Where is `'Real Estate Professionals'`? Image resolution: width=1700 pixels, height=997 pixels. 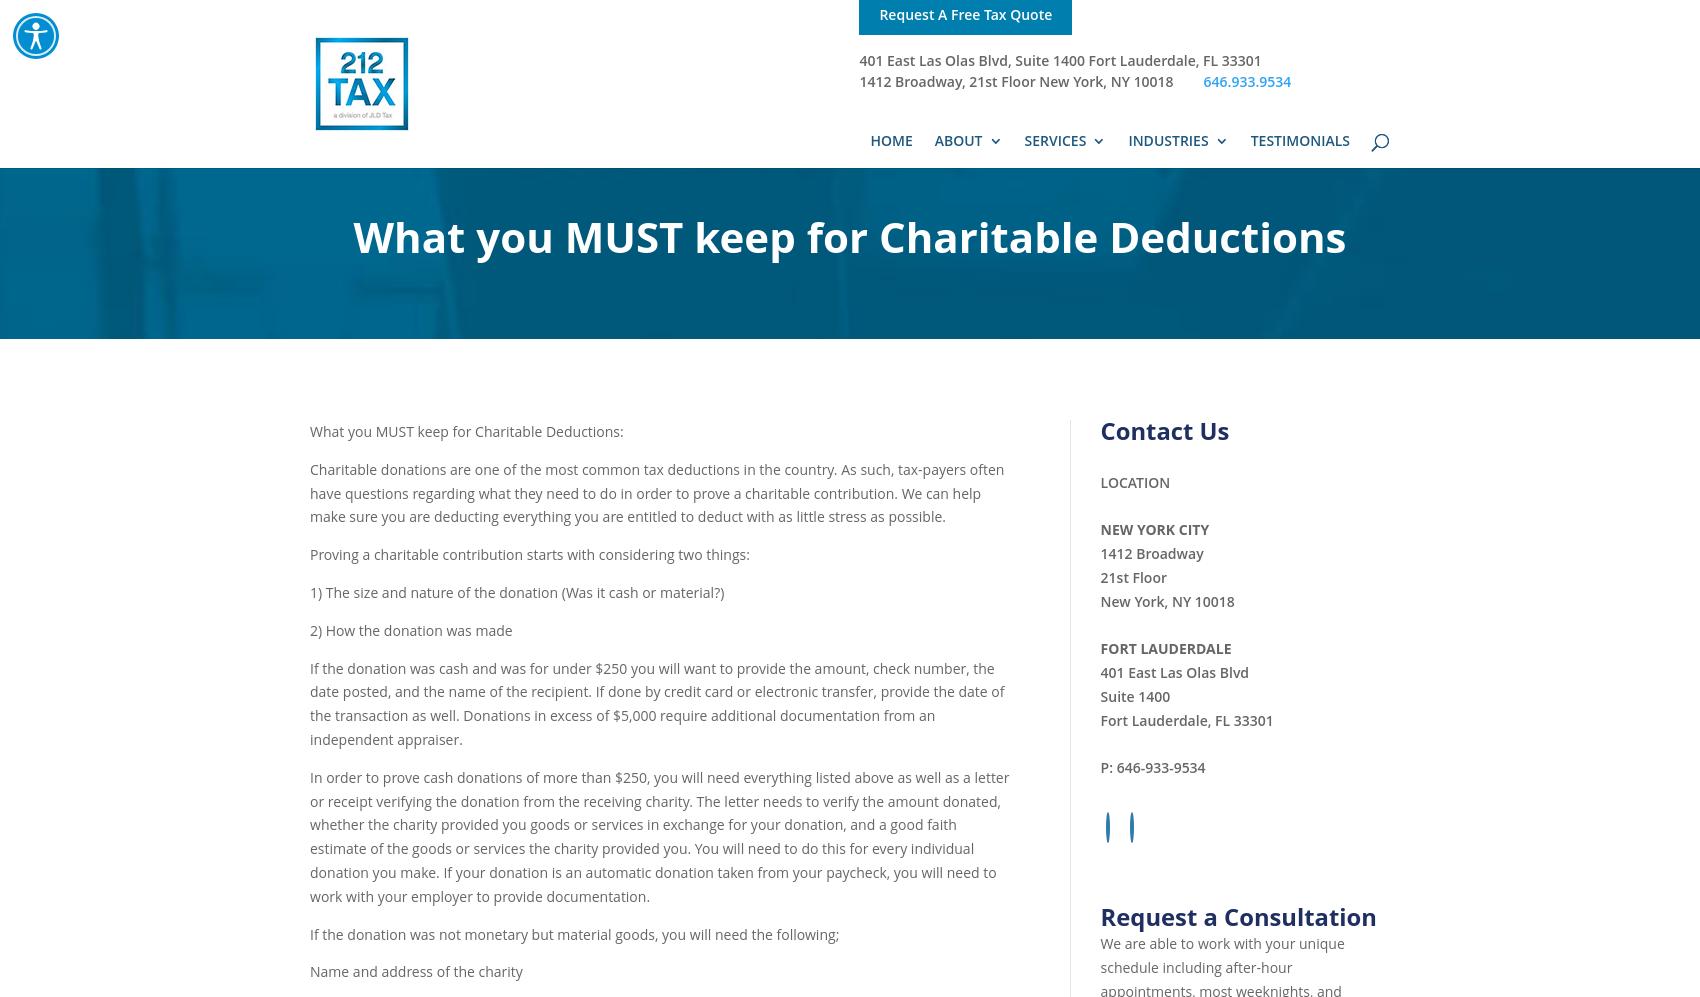
'Real Estate Professionals' is located at coordinates (1213, 250).